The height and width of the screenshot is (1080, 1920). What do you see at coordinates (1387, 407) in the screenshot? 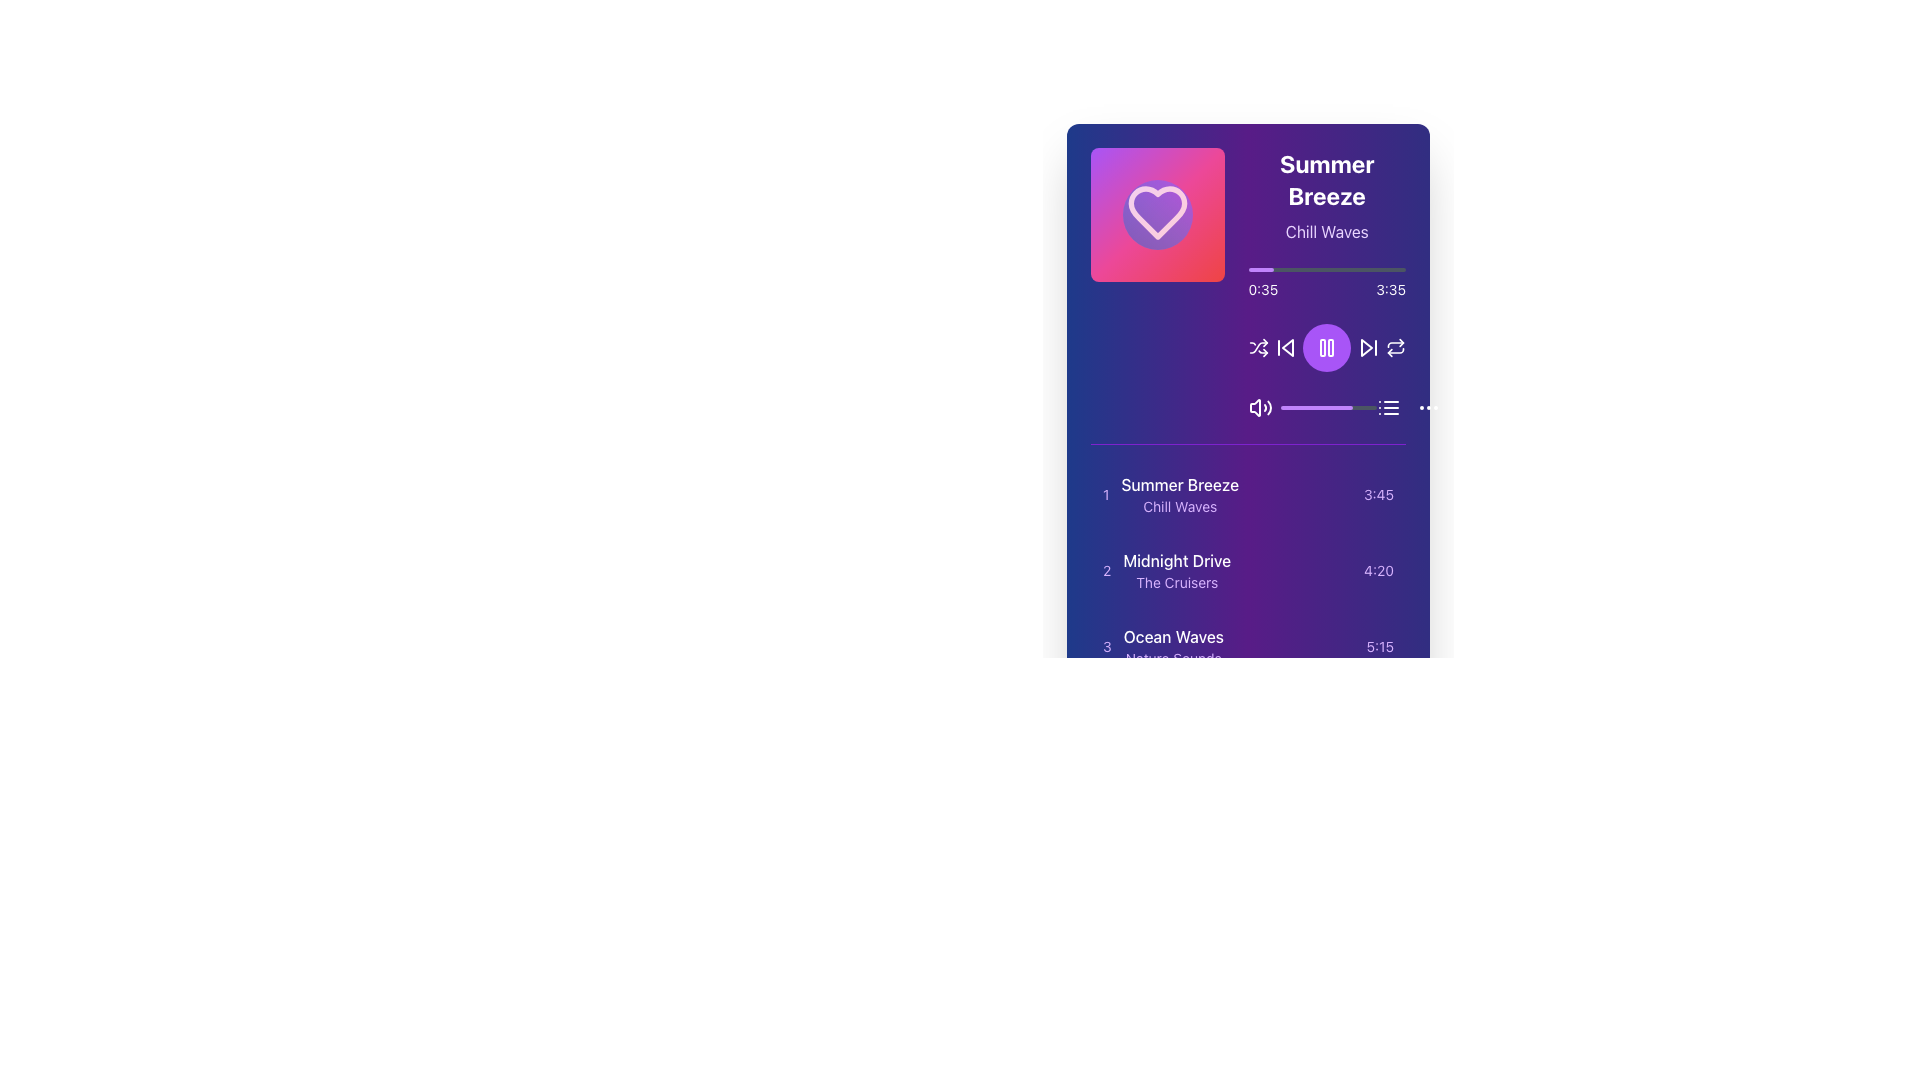
I see `the compact hamburger-style icon button, which consists of three white horizontal lines on a purple background, located at the lower-right corner of the music player interface` at bounding box center [1387, 407].